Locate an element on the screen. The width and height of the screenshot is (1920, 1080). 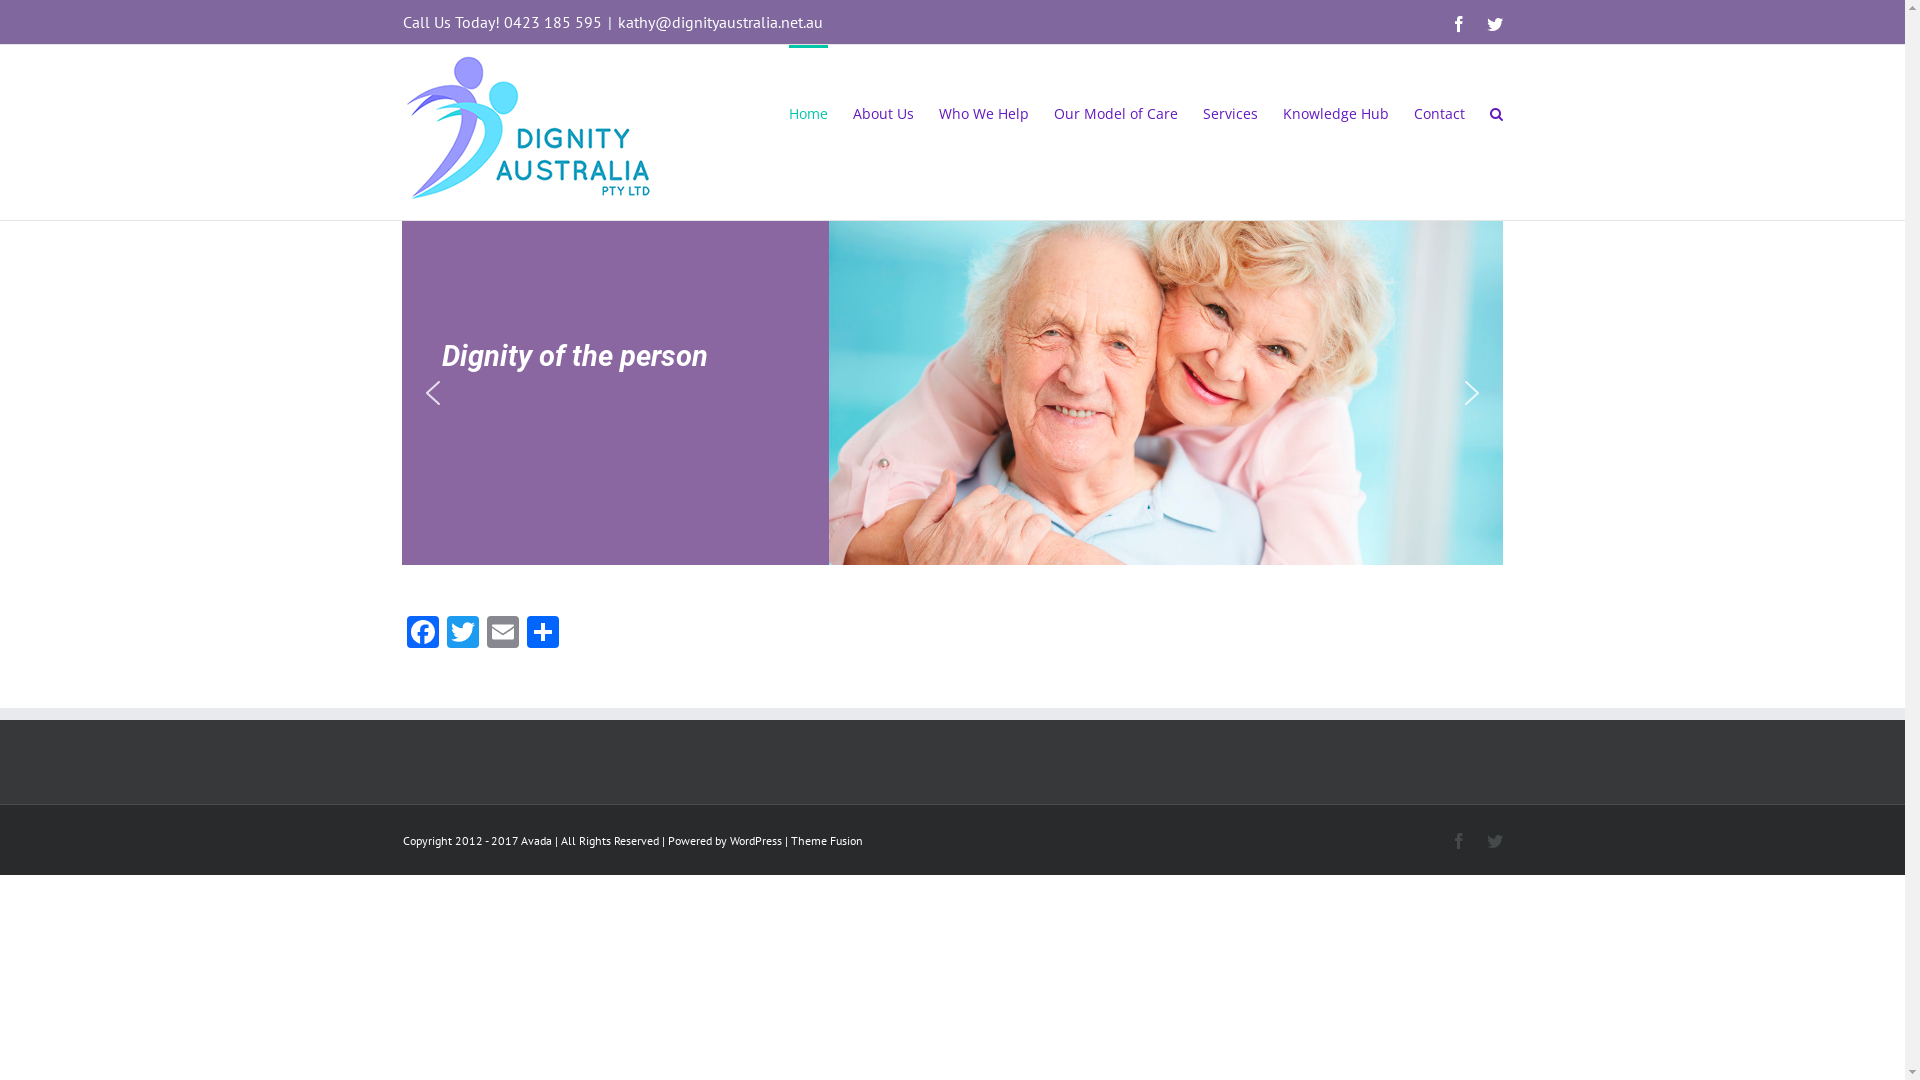
'Facebook' is located at coordinates (421, 633).